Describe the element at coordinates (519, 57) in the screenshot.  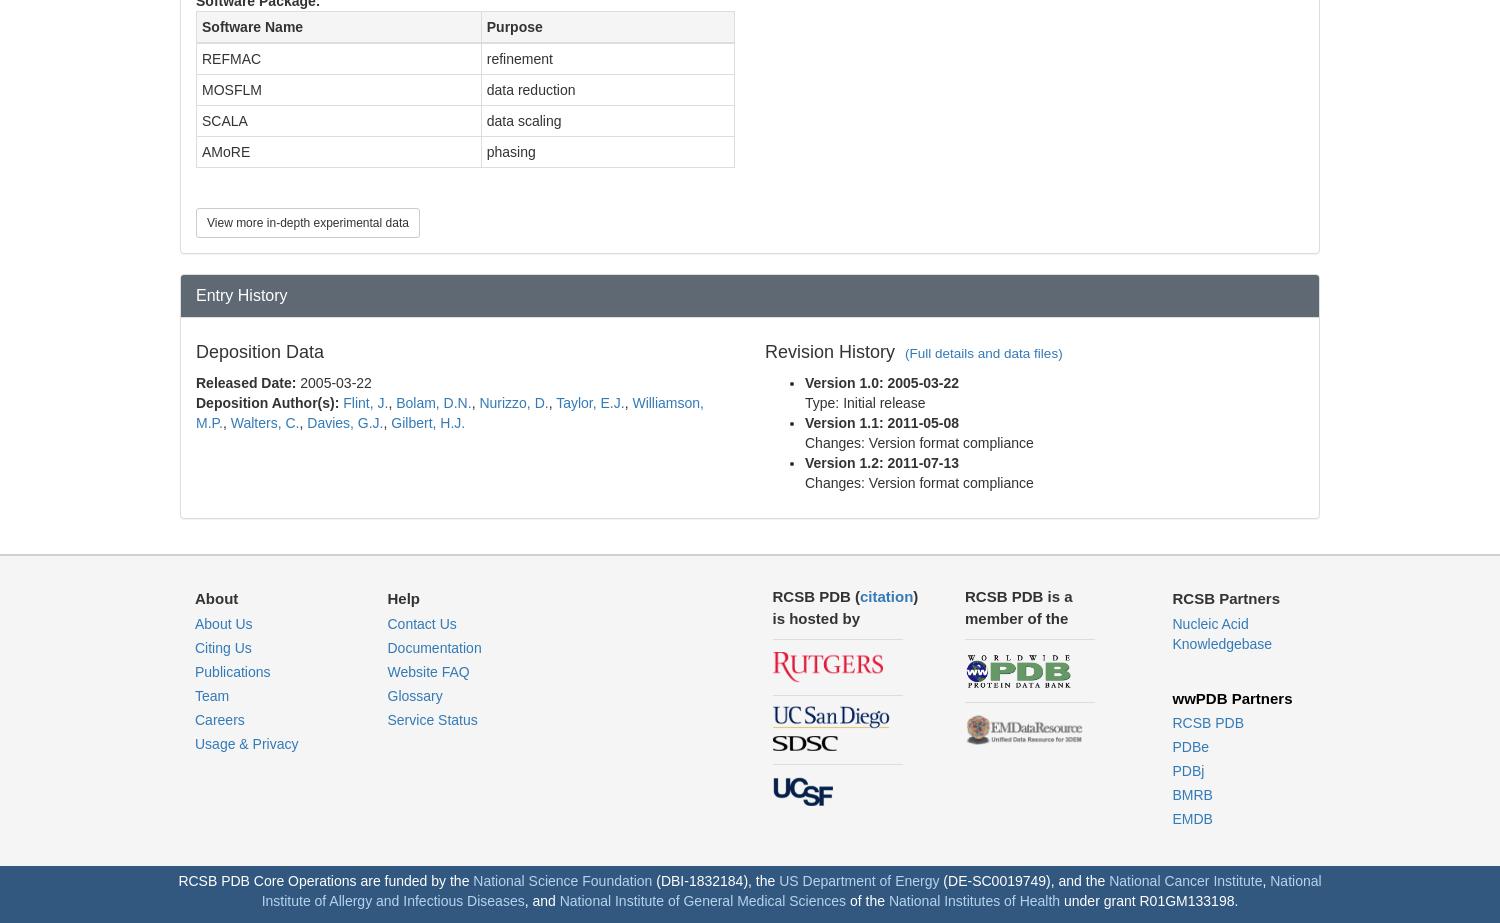
I see `'refinement'` at that location.